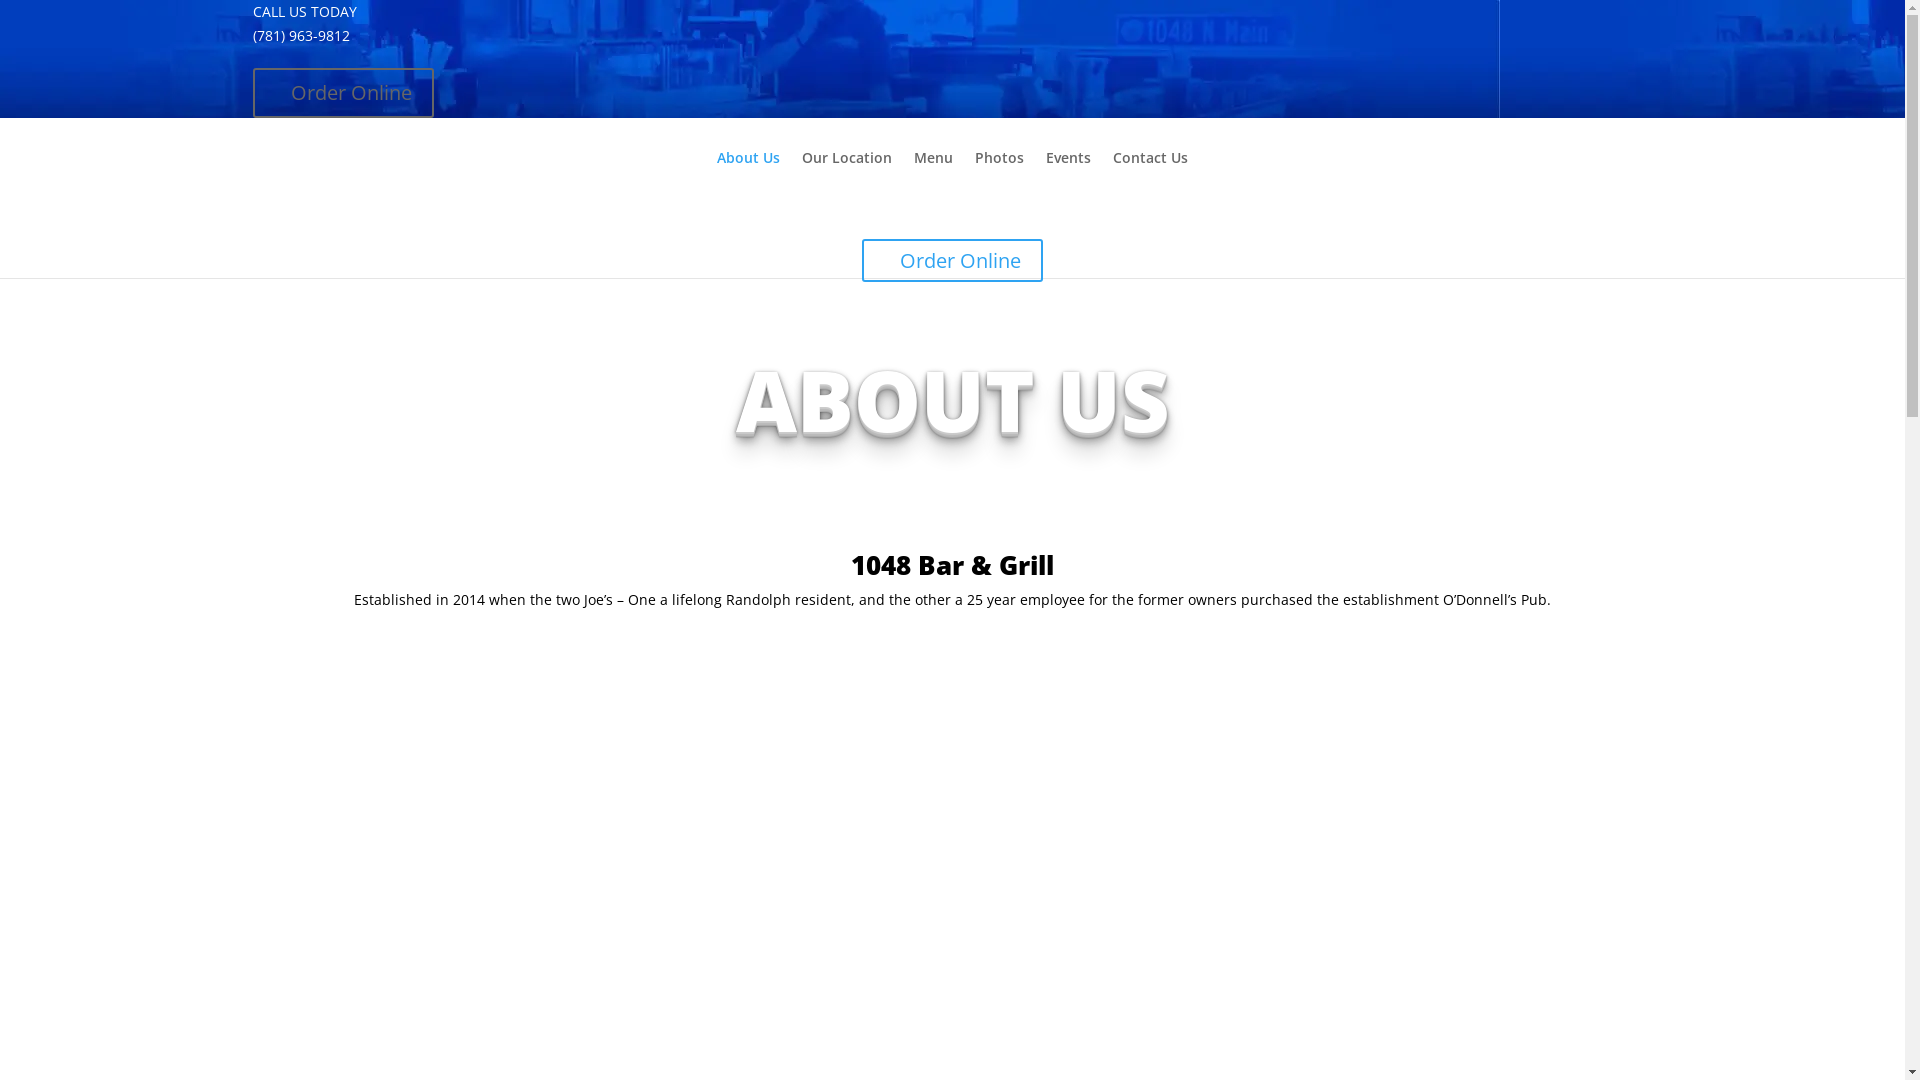 Image resolution: width=1920 pixels, height=1080 pixels. I want to click on 'Contact Us', so click(1150, 173).